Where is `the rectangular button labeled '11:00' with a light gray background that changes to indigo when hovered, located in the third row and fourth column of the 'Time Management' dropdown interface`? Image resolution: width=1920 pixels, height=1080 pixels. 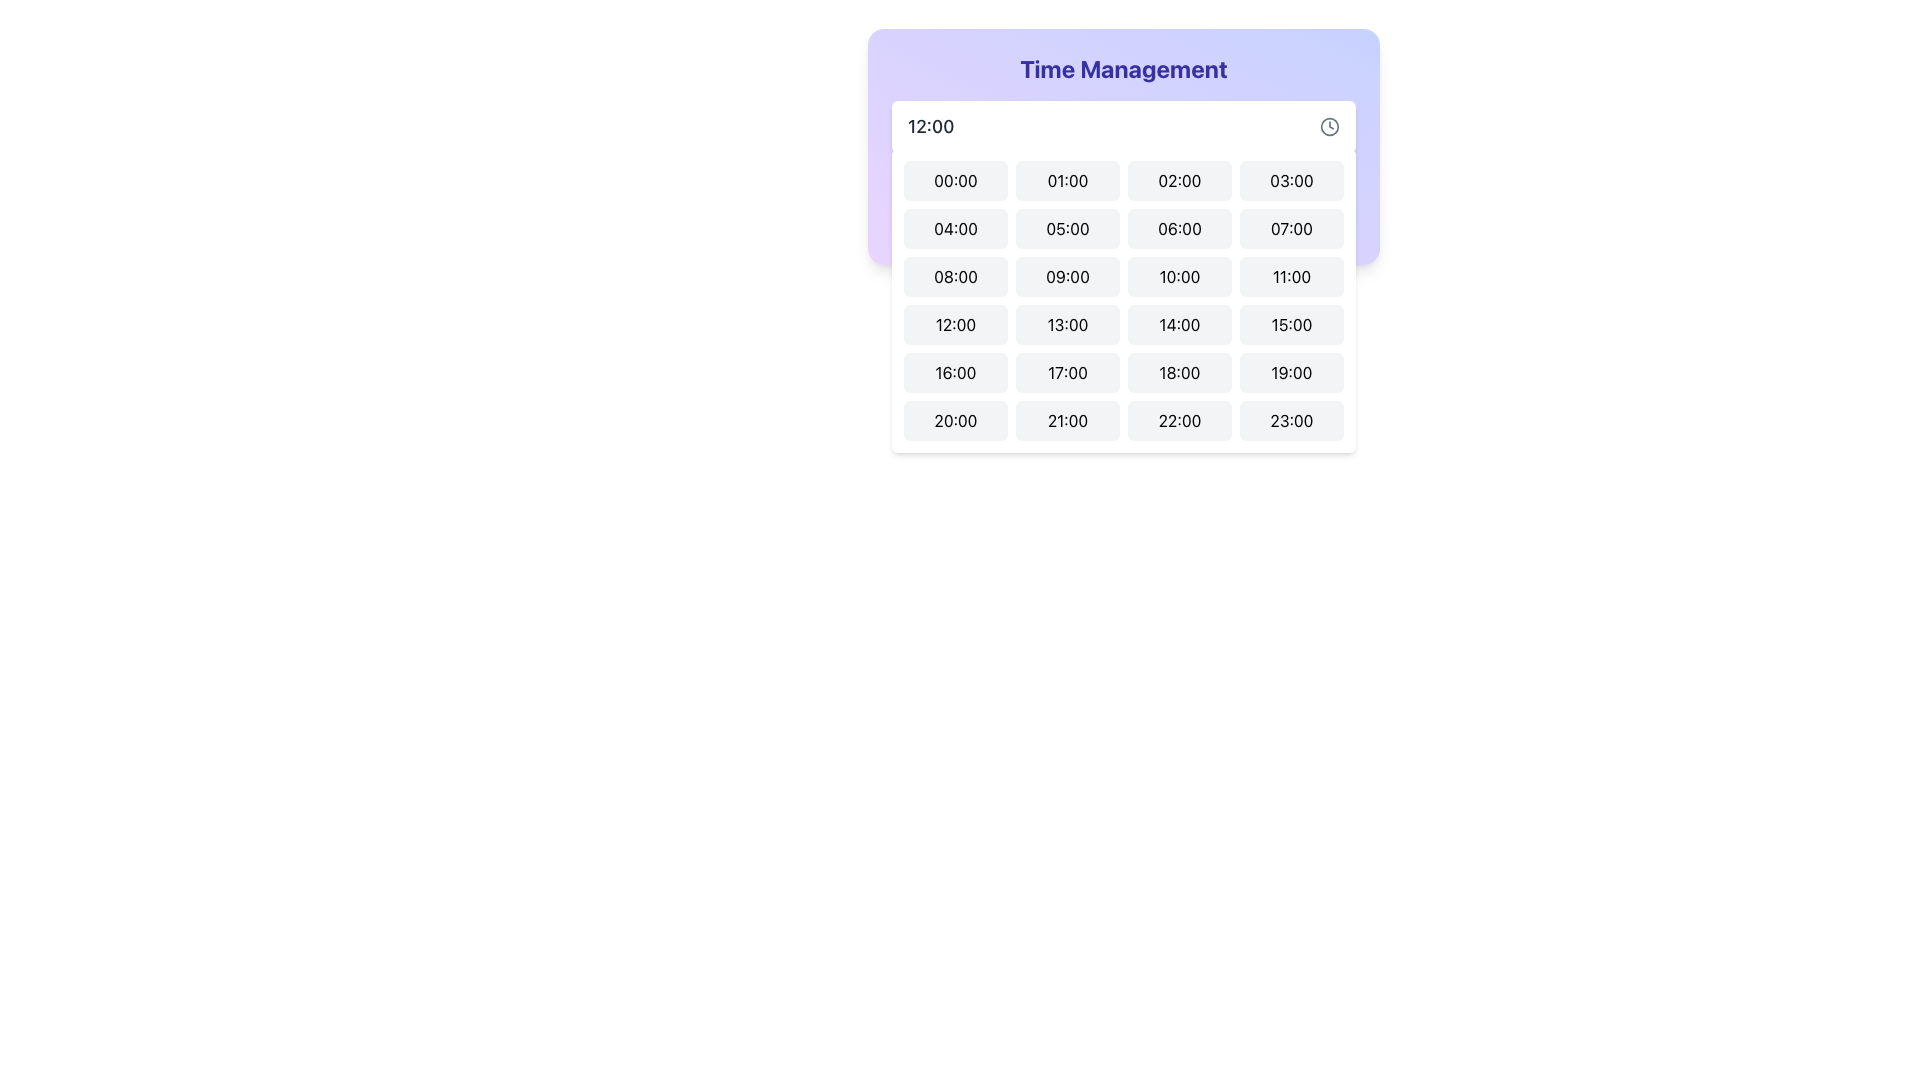 the rectangular button labeled '11:00' with a light gray background that changes to indigo when hovered, located in the third row and fourth column of the 'Time Management' dropdown interface is located at coordinates (1291, 277).